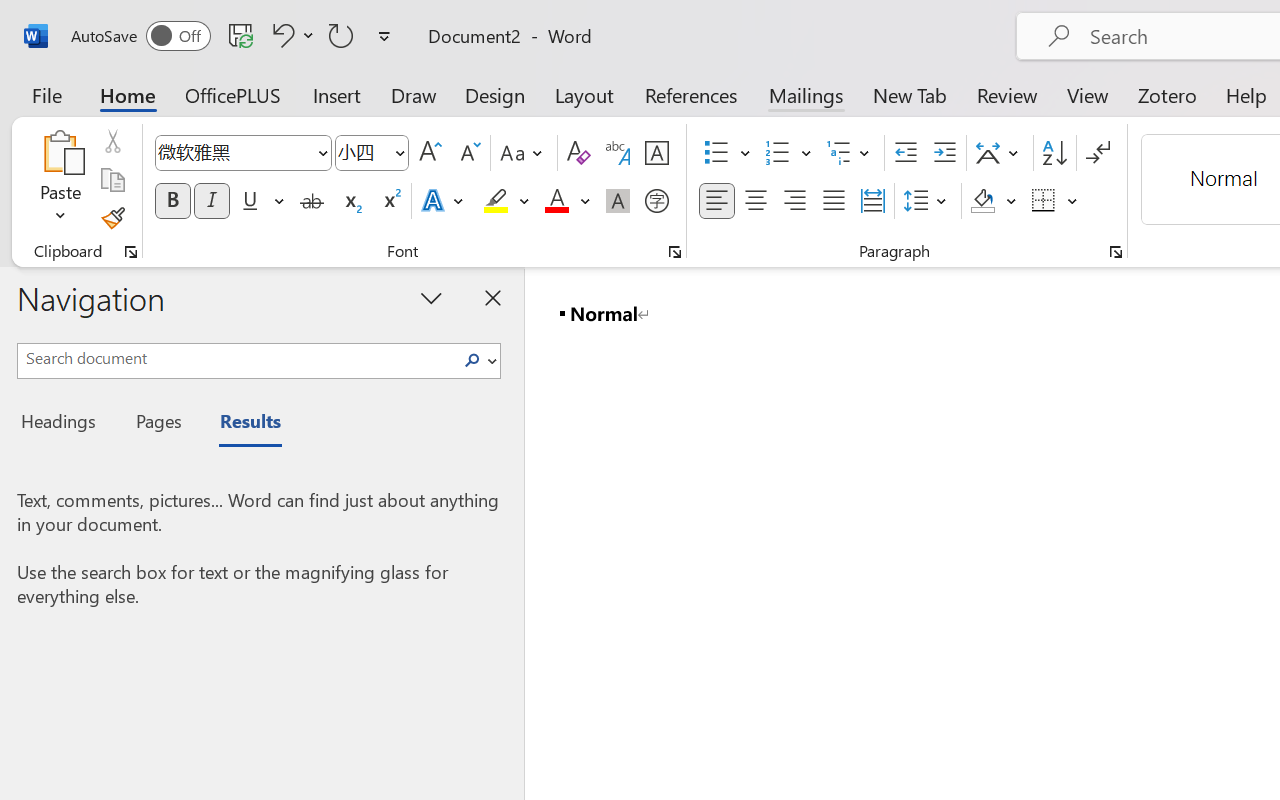 The image size is (1280, 800). Describe the element at coordinates (496, 201) in the screenshot. I see `'Text Highlight Color Yellow'` at that location.